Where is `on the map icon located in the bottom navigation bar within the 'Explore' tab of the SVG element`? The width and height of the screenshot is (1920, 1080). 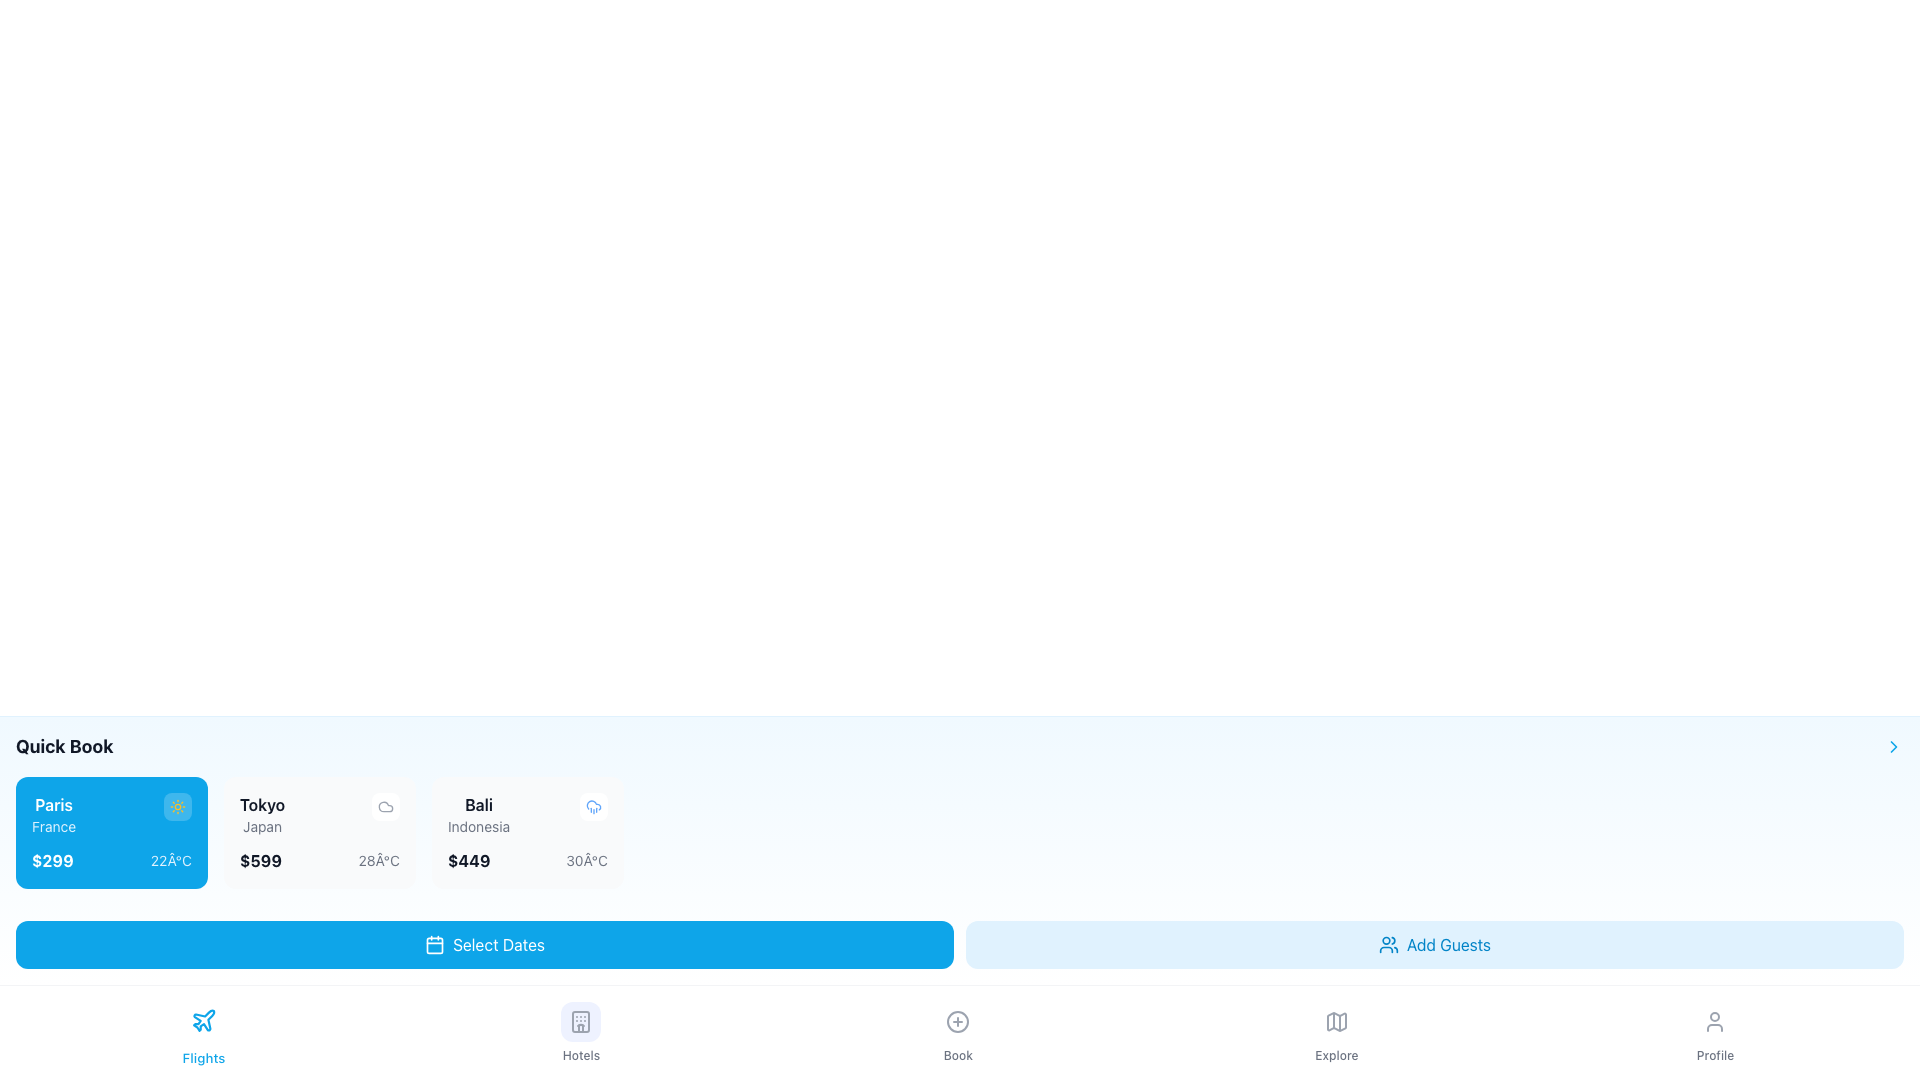 on the map icon located in the bottom navigation bar within the 'Explore' tab of the SVG element is located at coordinates (1336, 1022).